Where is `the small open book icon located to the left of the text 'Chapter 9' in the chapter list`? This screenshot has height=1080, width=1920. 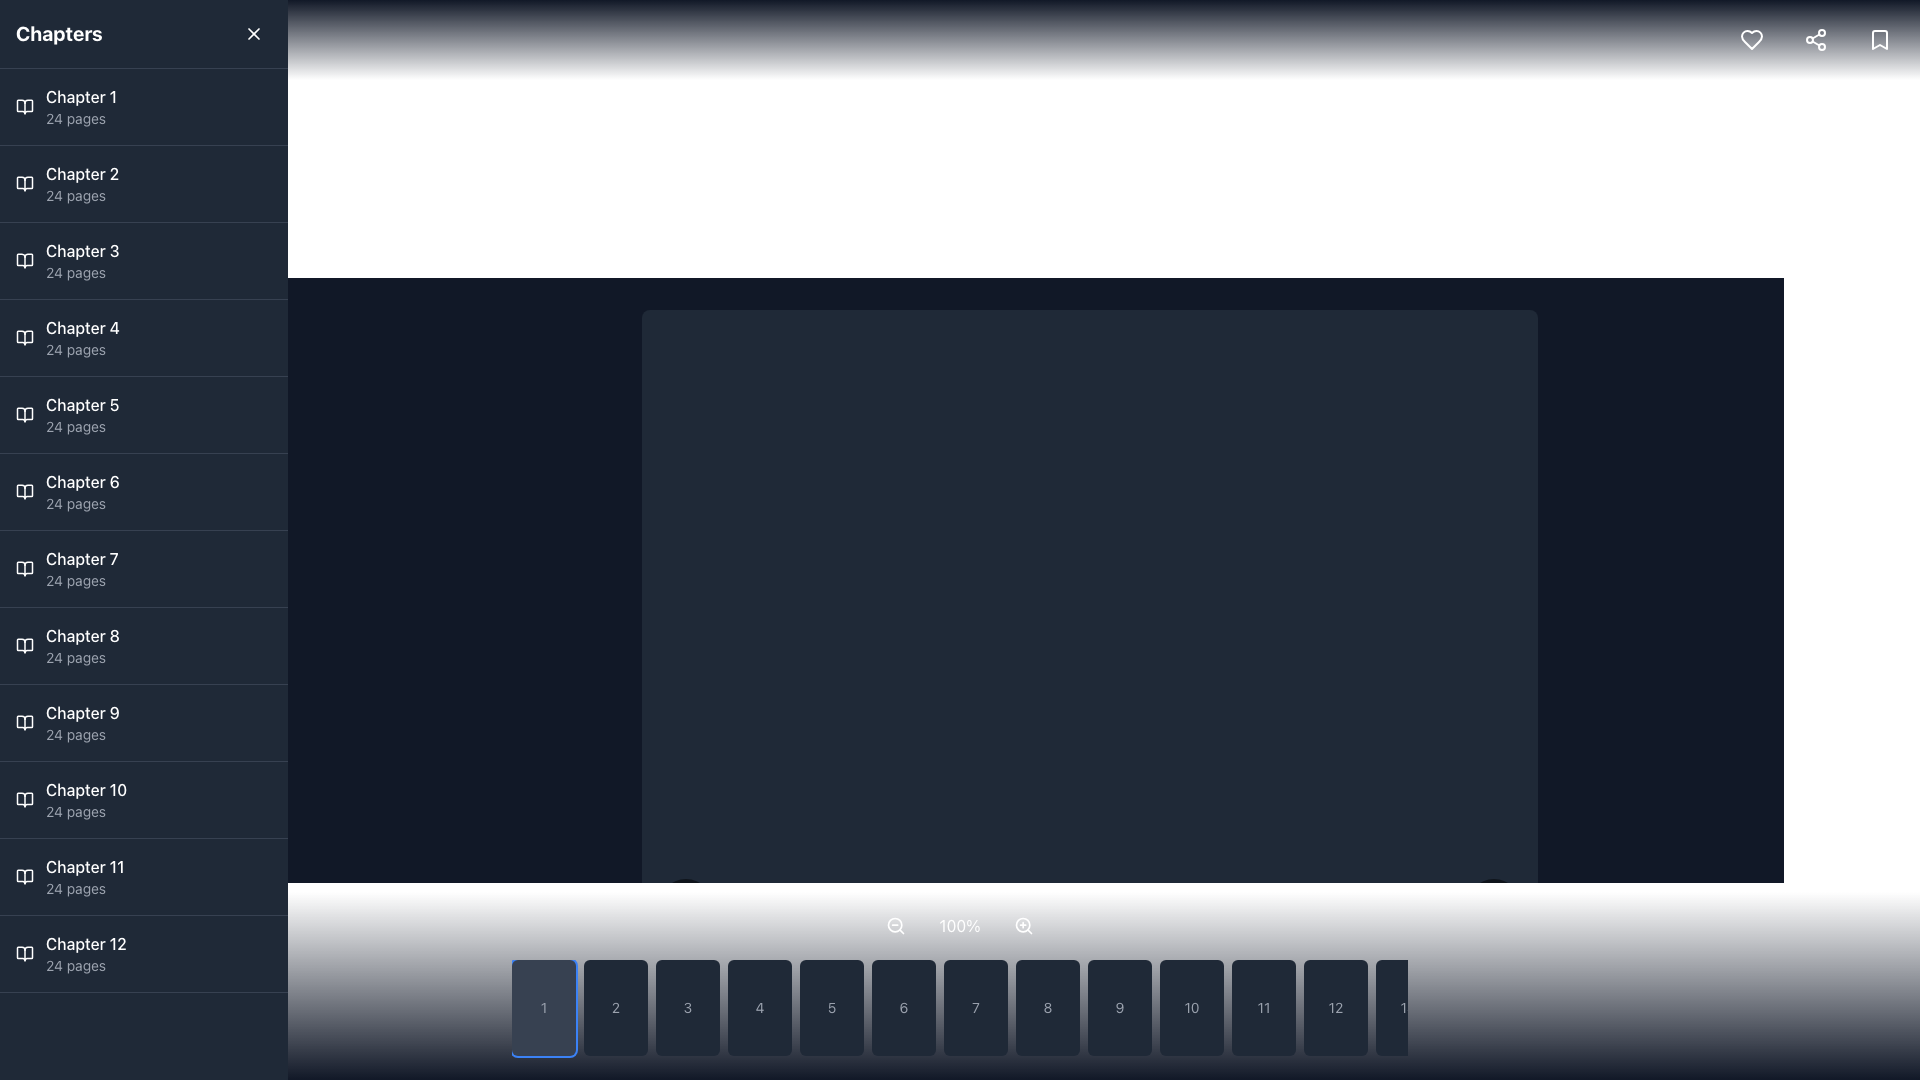
the small open book icon located to the left of the text 'Chapter 9' in the chapter list is located at coordinates (24, 722).